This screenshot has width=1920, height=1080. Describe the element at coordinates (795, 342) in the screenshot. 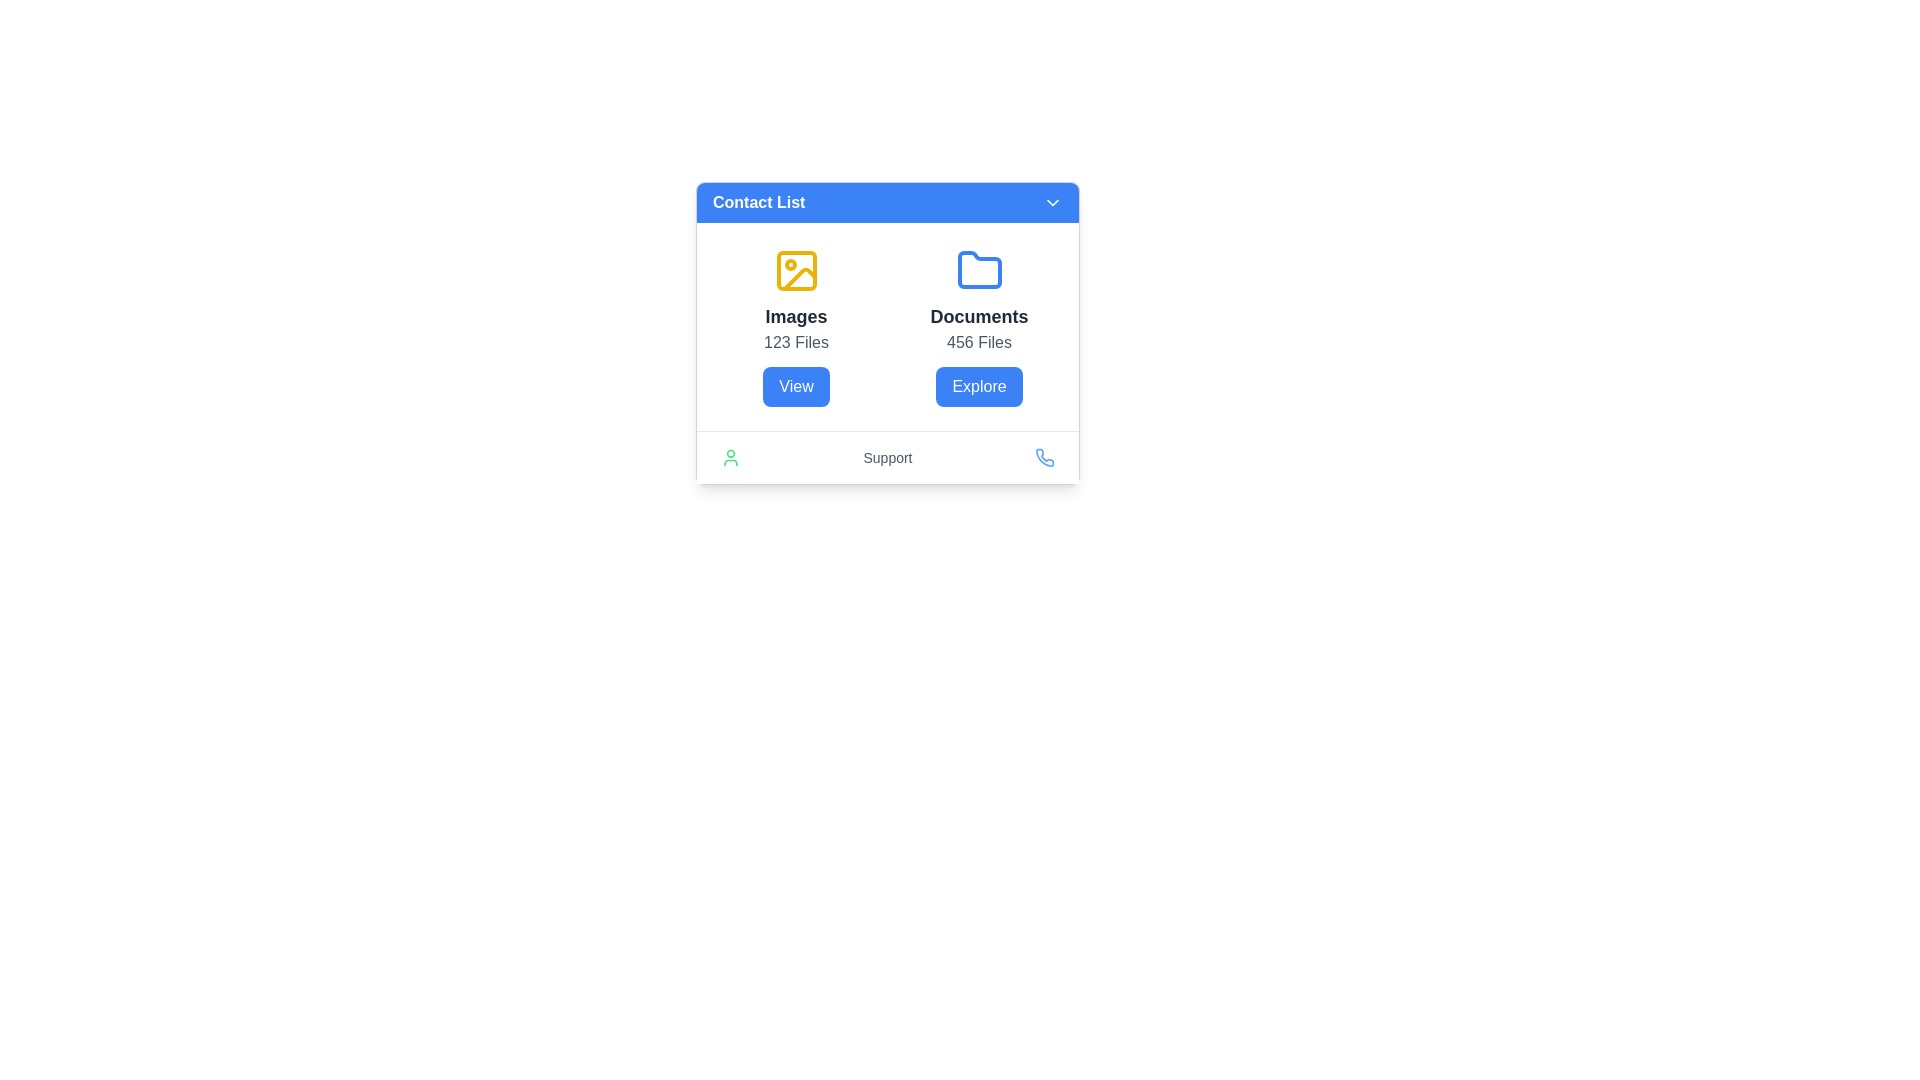

I see `the Text Label displaying the count of files (123) for the 'Images' category, which is located below the title 'Images' and above the 'View' button` at that location.